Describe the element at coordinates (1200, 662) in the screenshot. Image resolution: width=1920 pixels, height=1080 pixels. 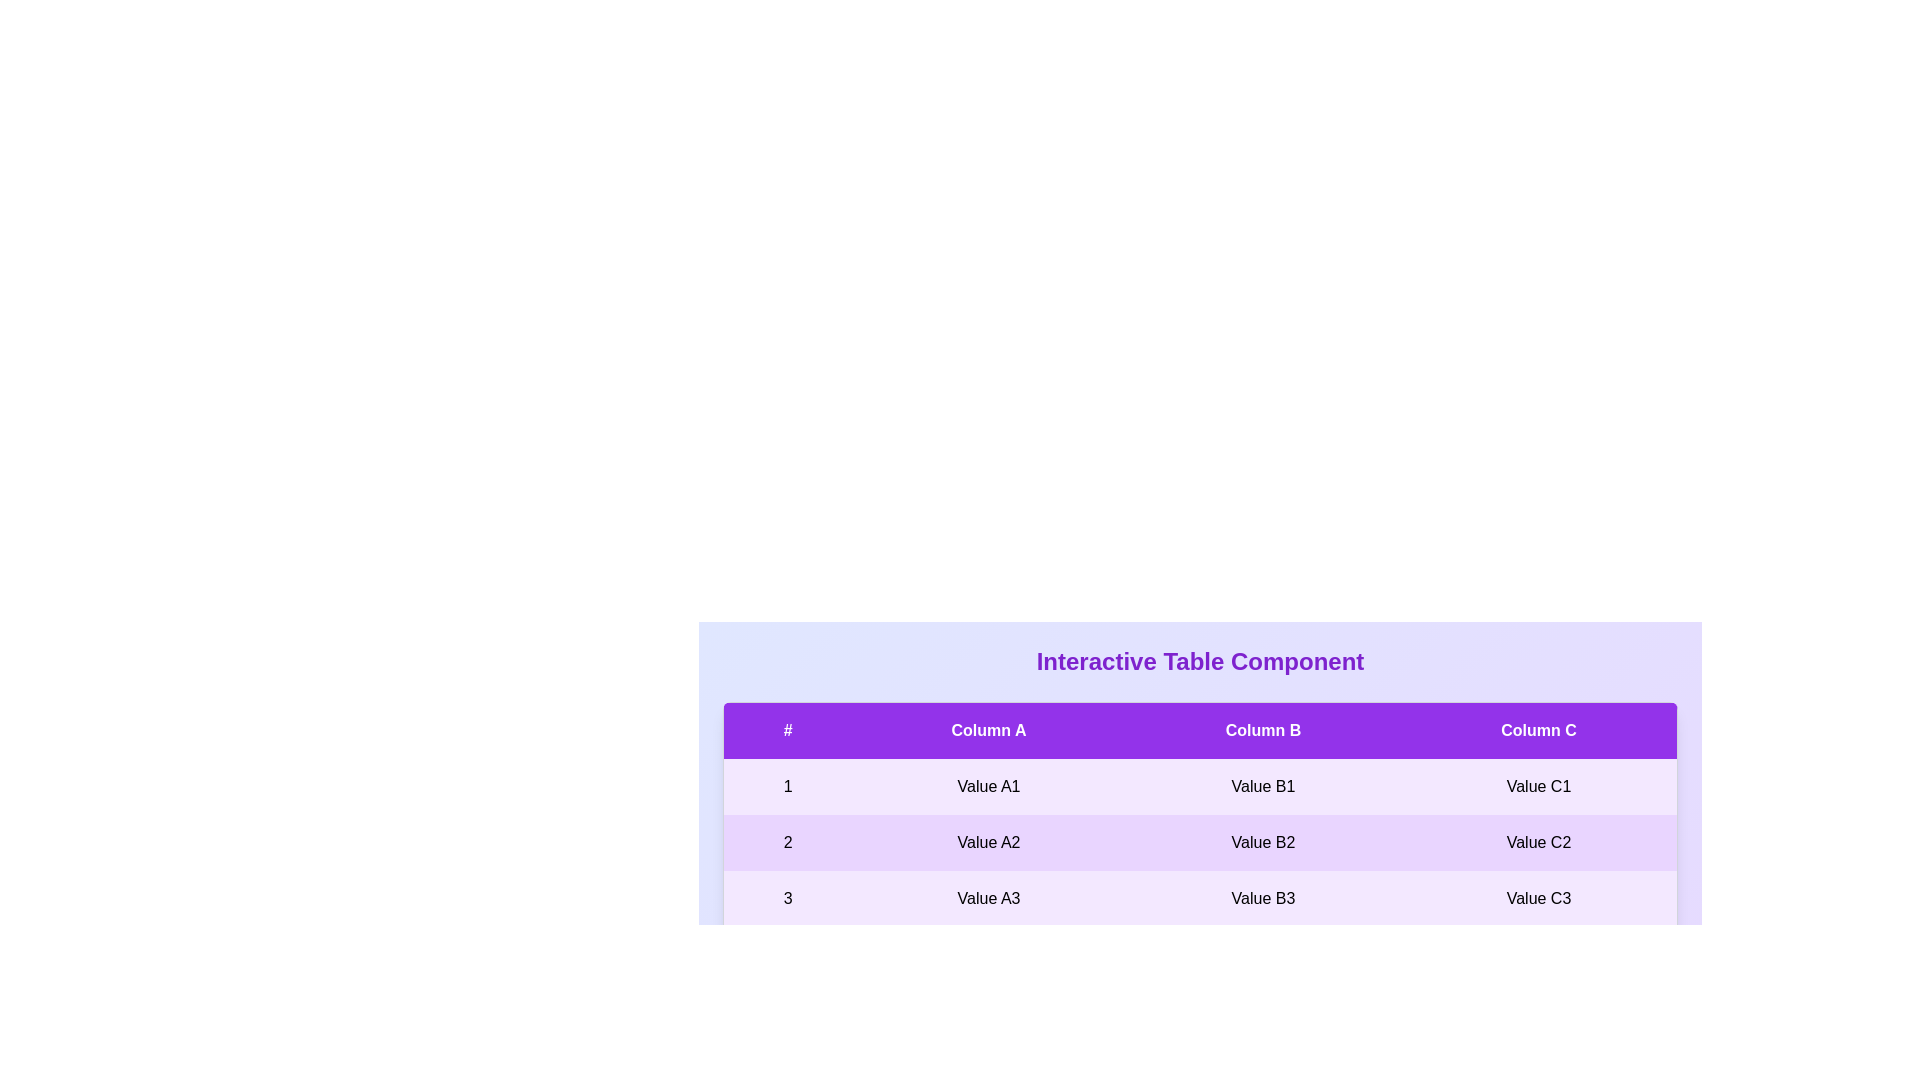
I see `the title text of the table component to focus on it` at that location.